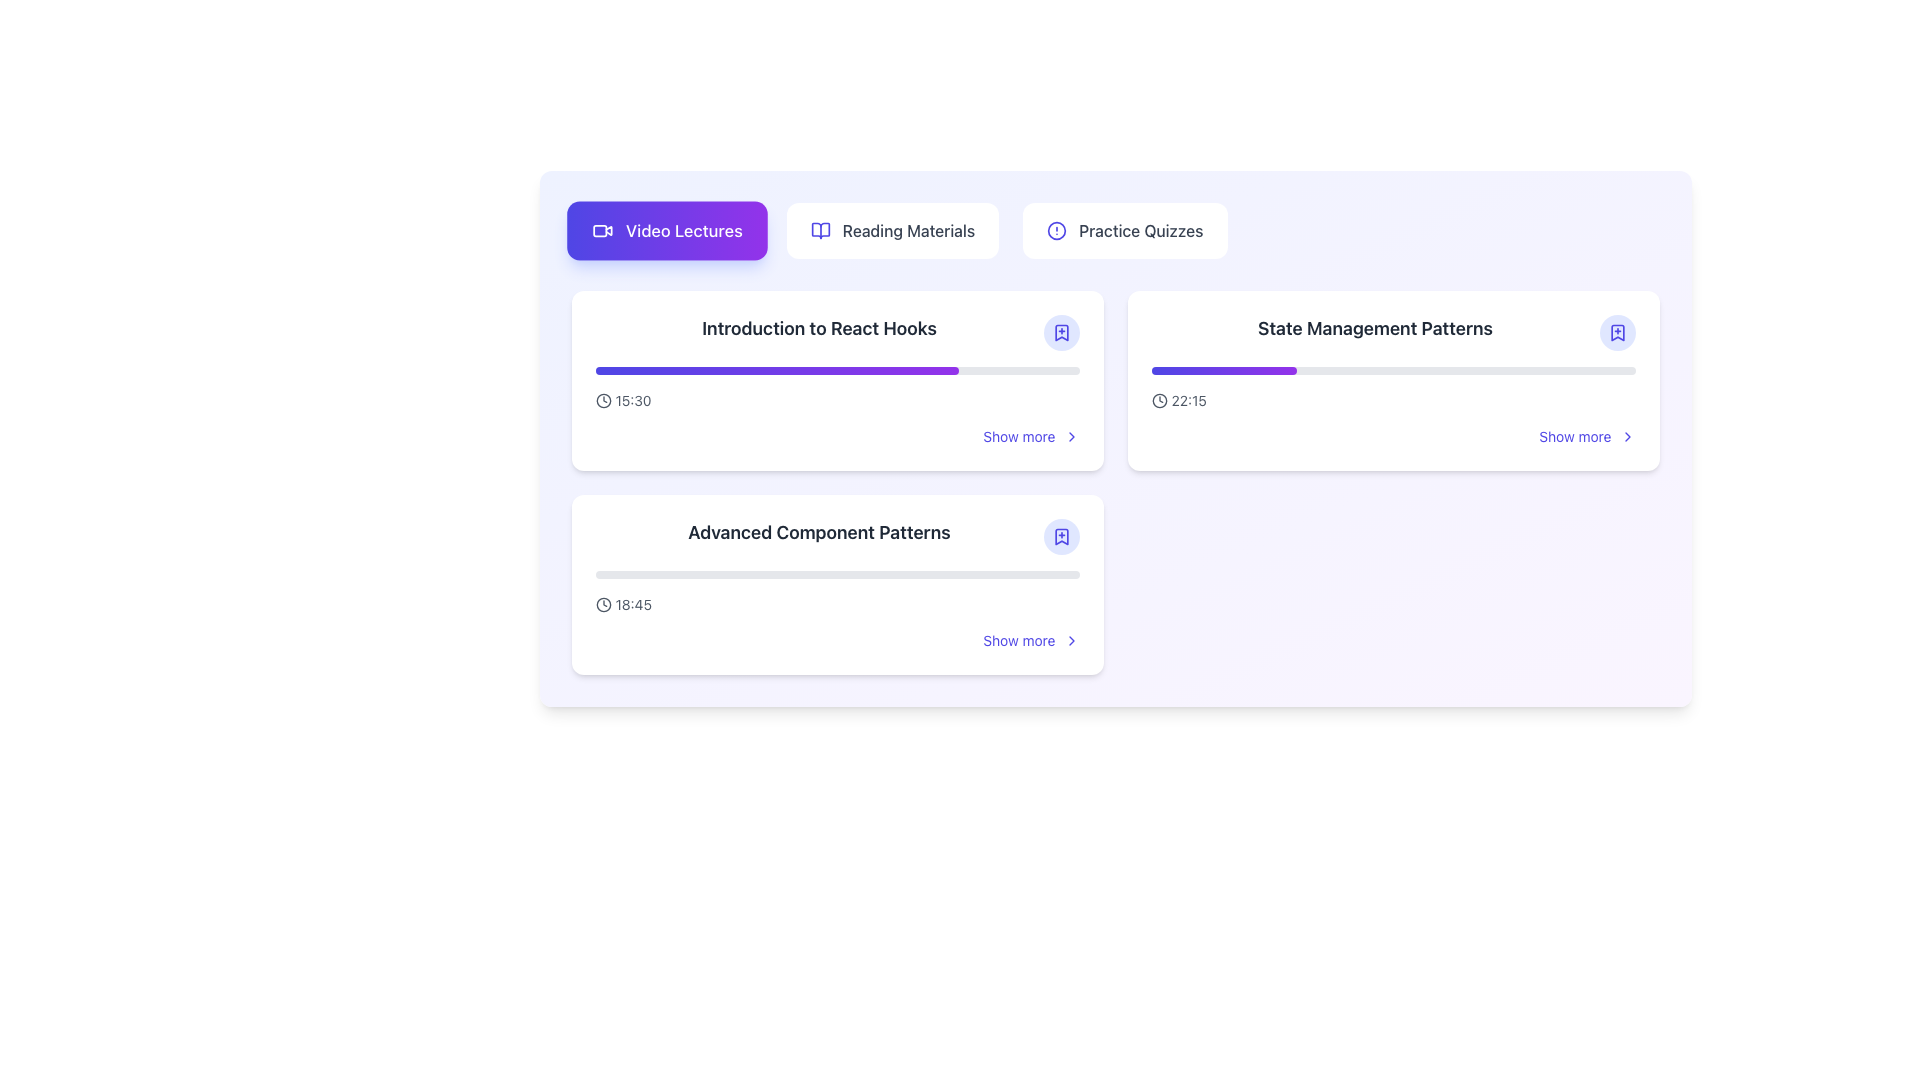 Image resolution: width=1920 pixels, height=1080 pixels. I want to click on the bookmark icon located at the top-right of the 'State Management Patterns' card, so click(1617, 331).